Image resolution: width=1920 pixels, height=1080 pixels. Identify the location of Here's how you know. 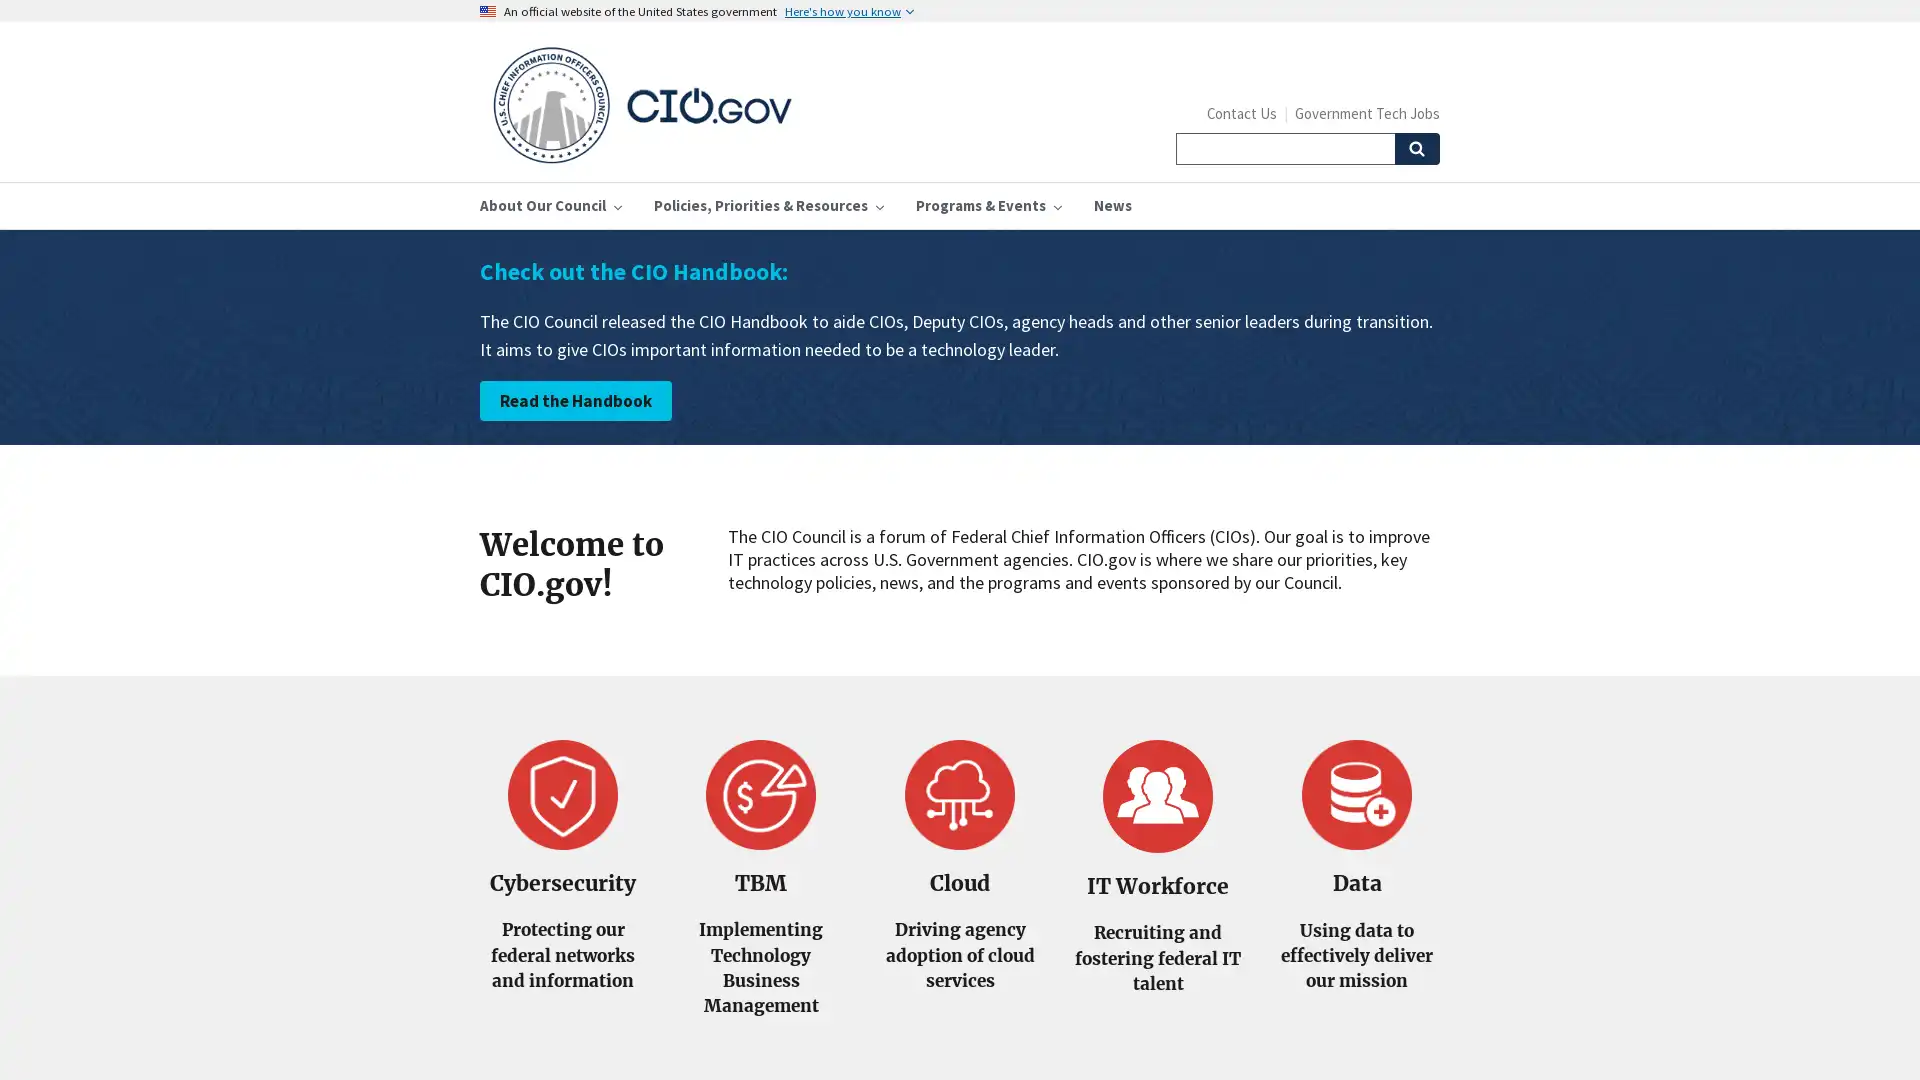
(849, 11).